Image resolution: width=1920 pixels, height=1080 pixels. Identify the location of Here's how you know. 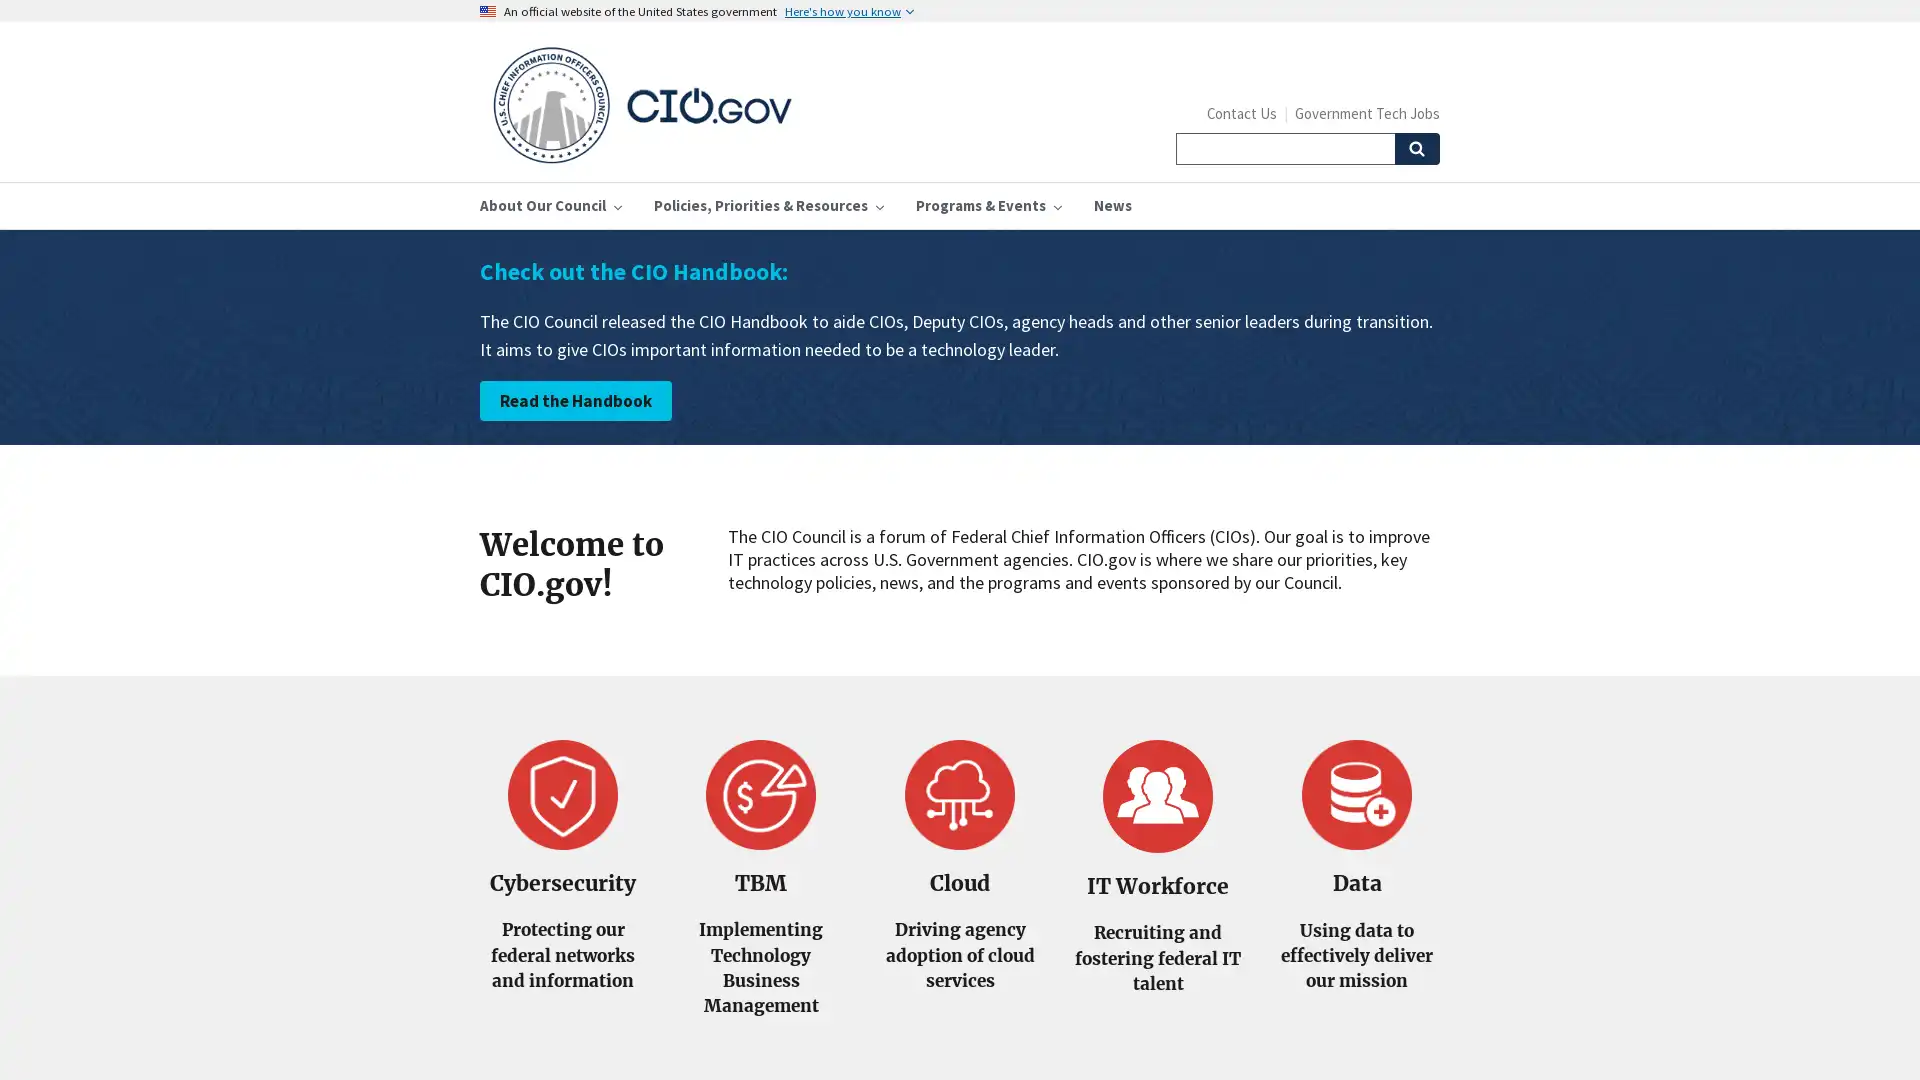
(849, 11).